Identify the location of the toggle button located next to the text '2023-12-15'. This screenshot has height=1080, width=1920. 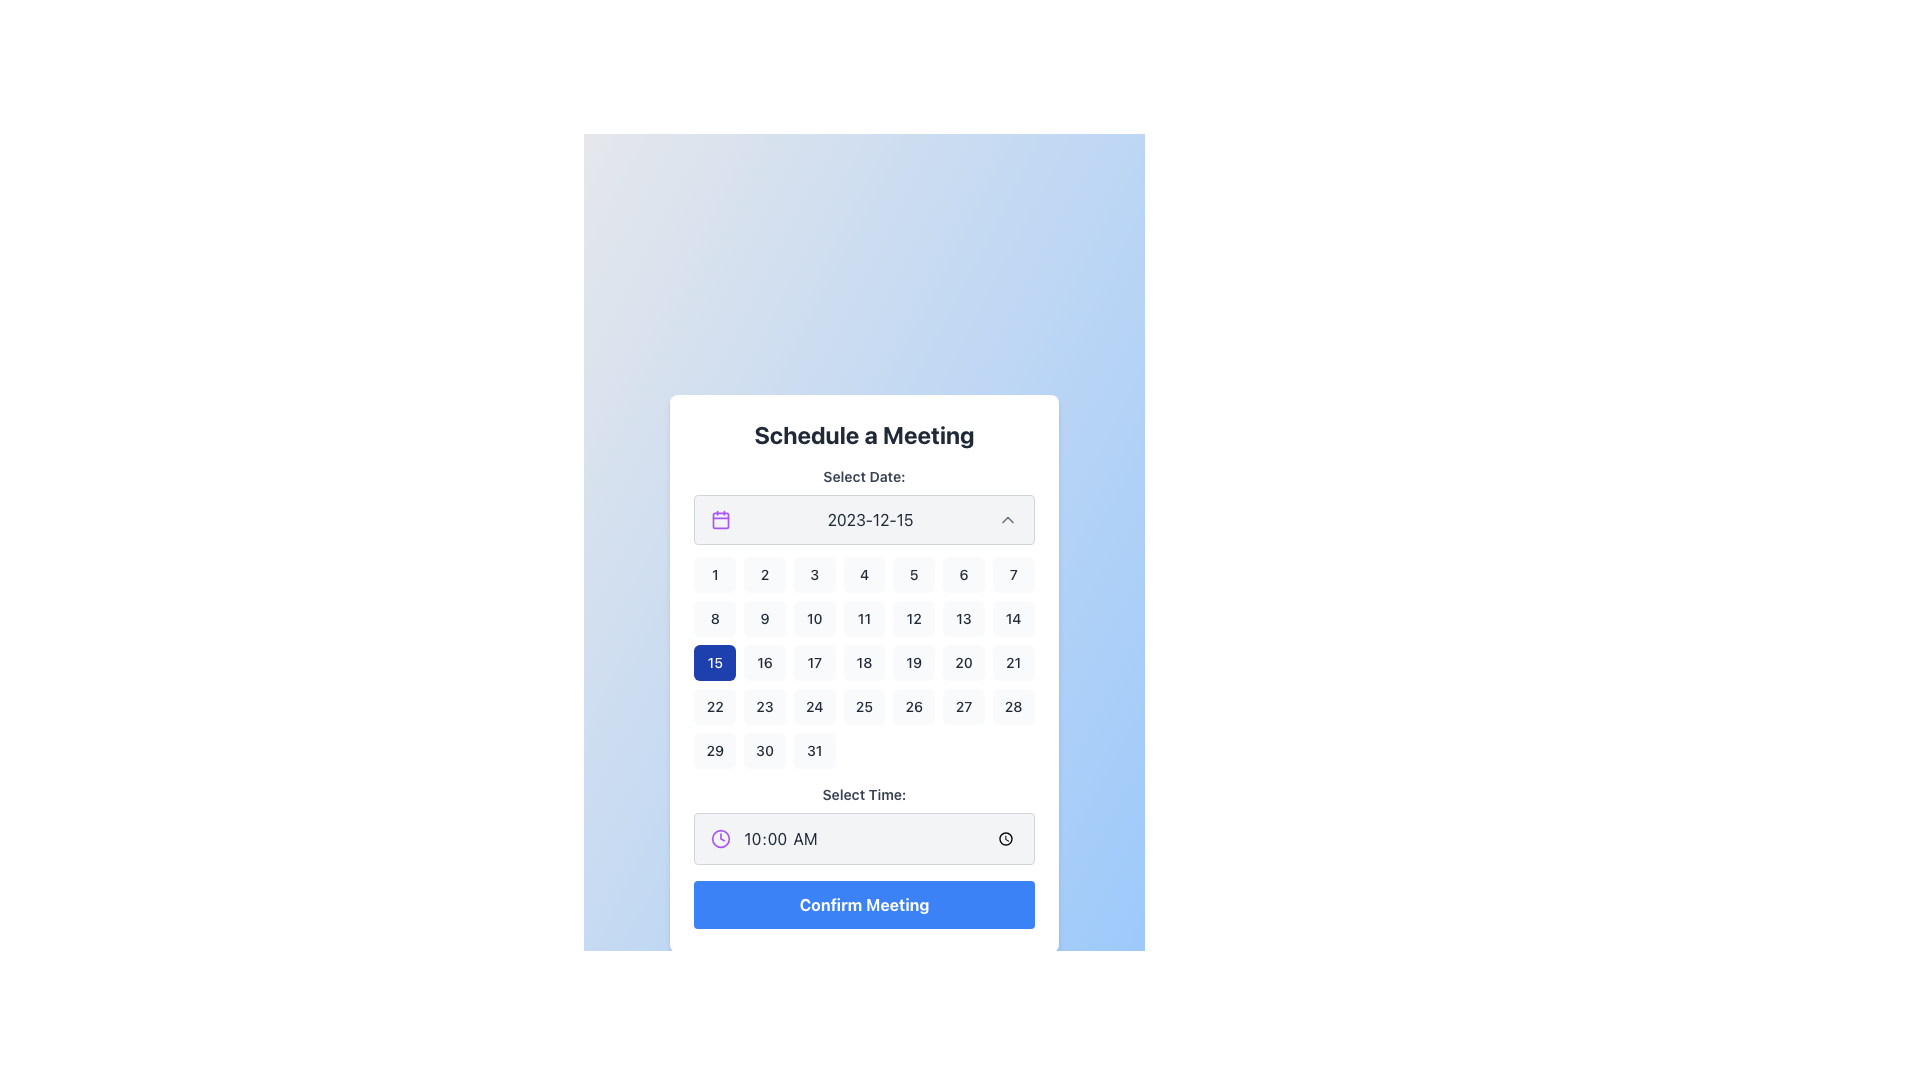
(1007, 519).